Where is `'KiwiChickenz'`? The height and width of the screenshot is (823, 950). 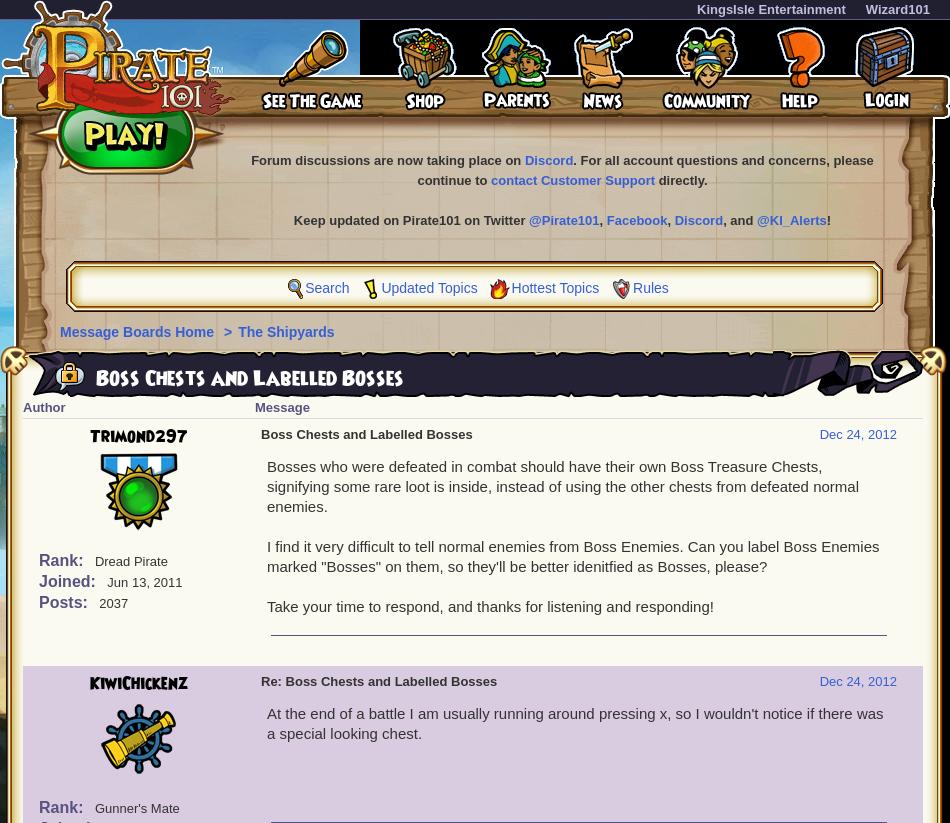
'KiwiChickenz' is located at coordinates (138, 682).